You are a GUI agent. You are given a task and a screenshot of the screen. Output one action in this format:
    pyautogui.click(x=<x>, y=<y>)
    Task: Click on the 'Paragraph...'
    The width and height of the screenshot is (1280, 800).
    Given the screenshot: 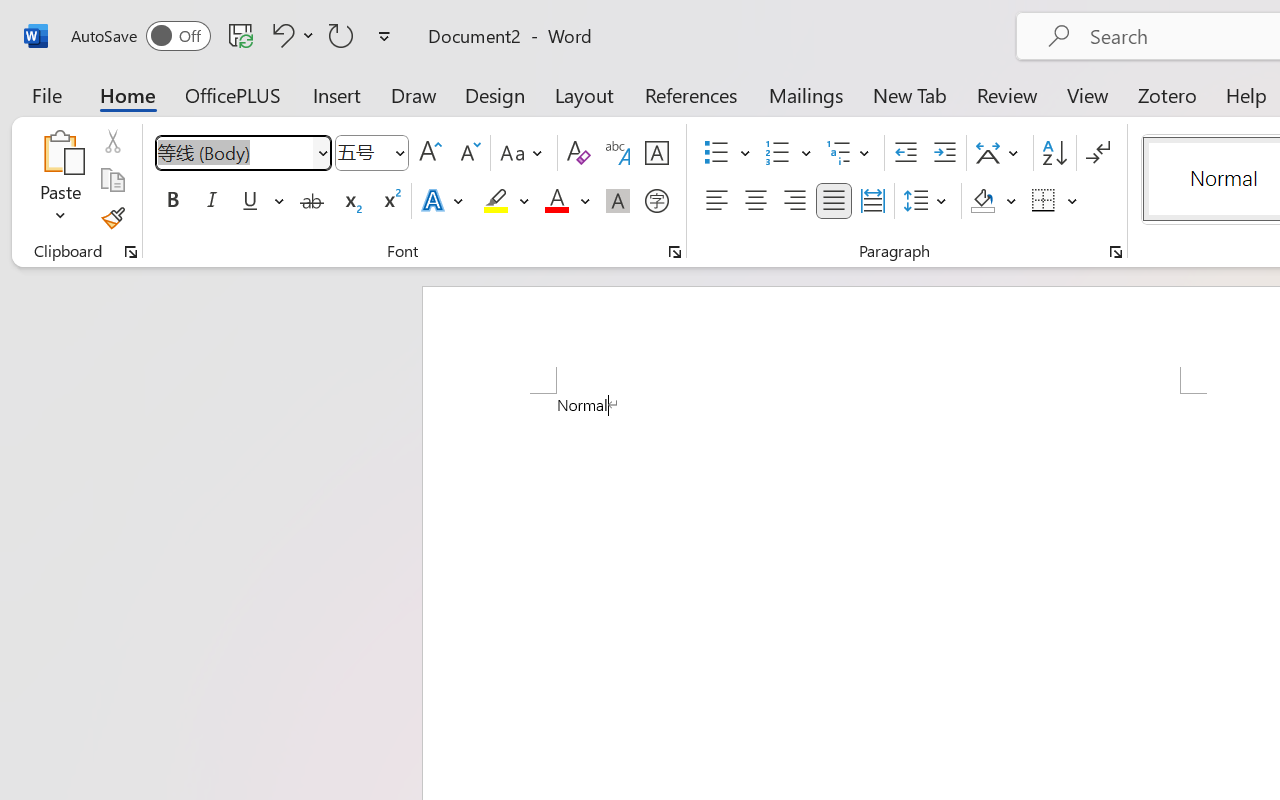 What is the action you would take?
    pyautogui.click(x=1114, y=251)
    